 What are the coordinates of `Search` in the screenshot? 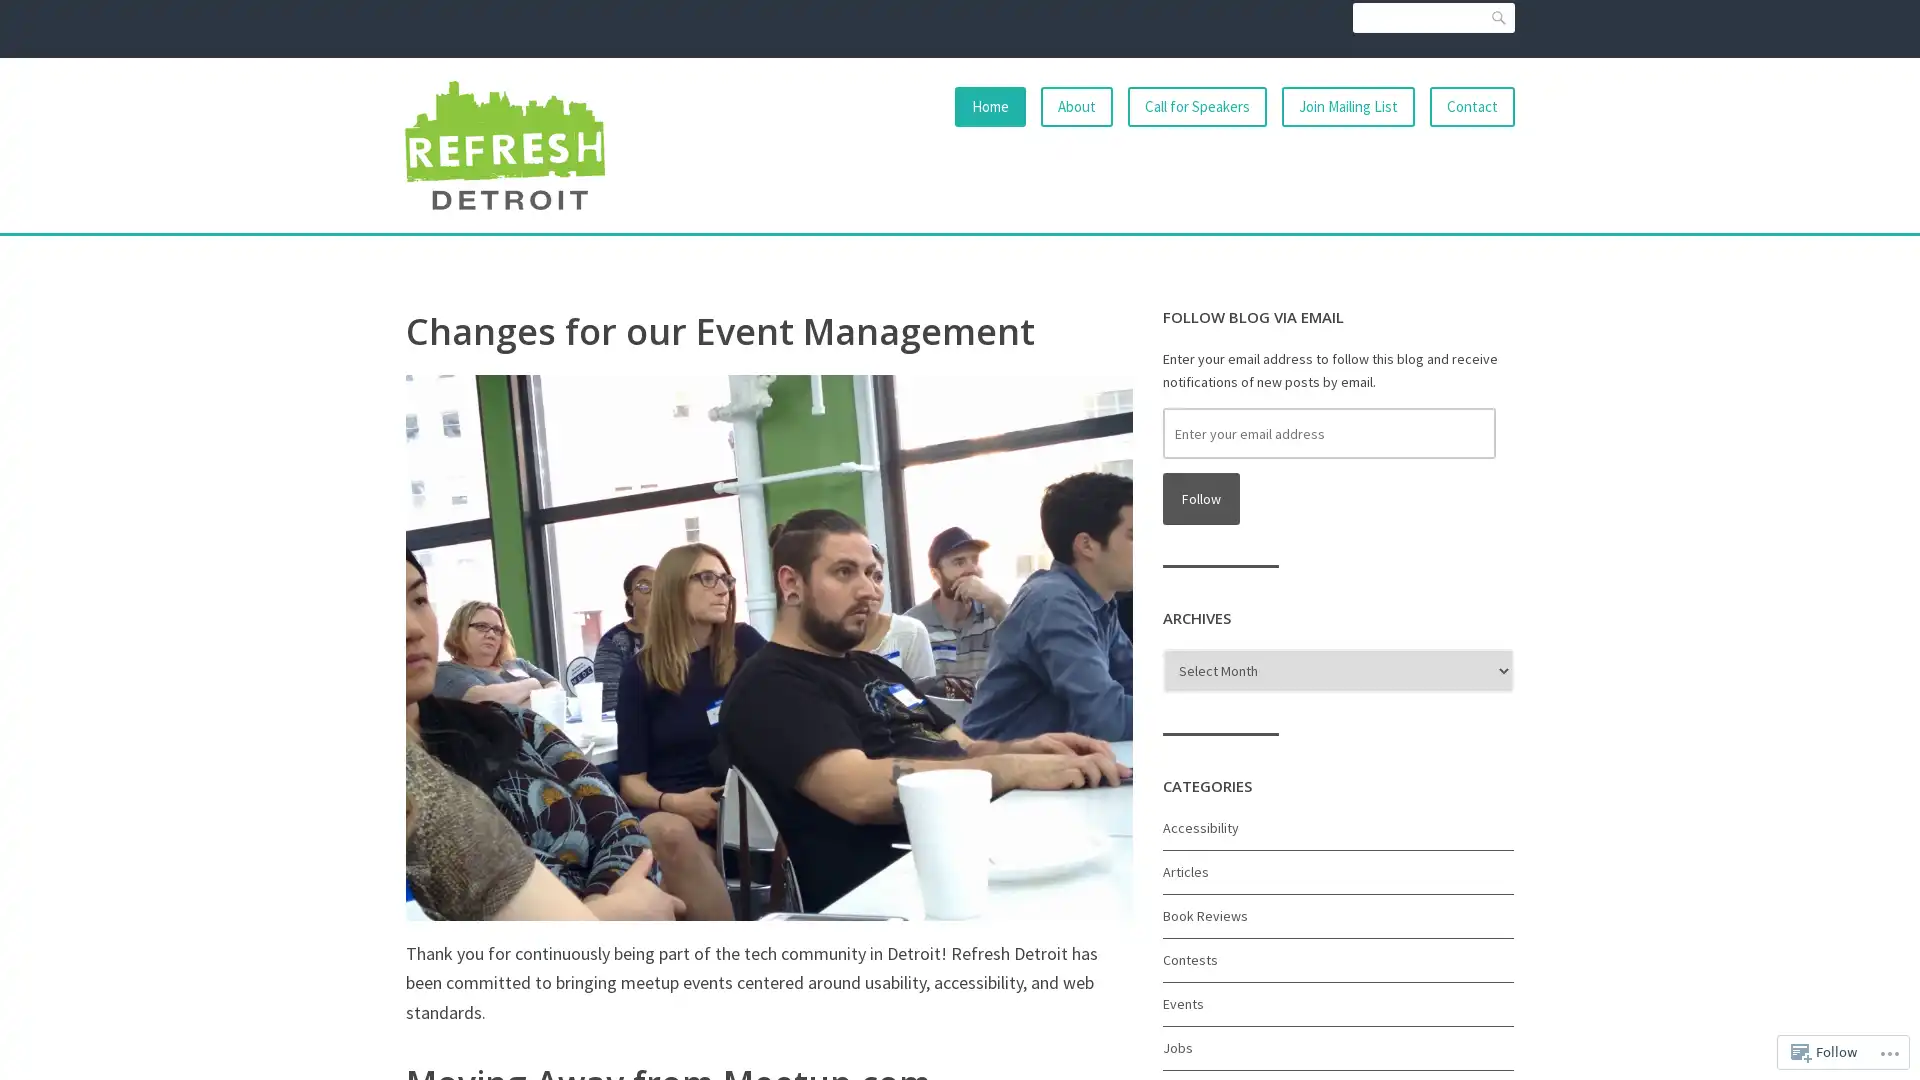 It's located at (1498, 18).